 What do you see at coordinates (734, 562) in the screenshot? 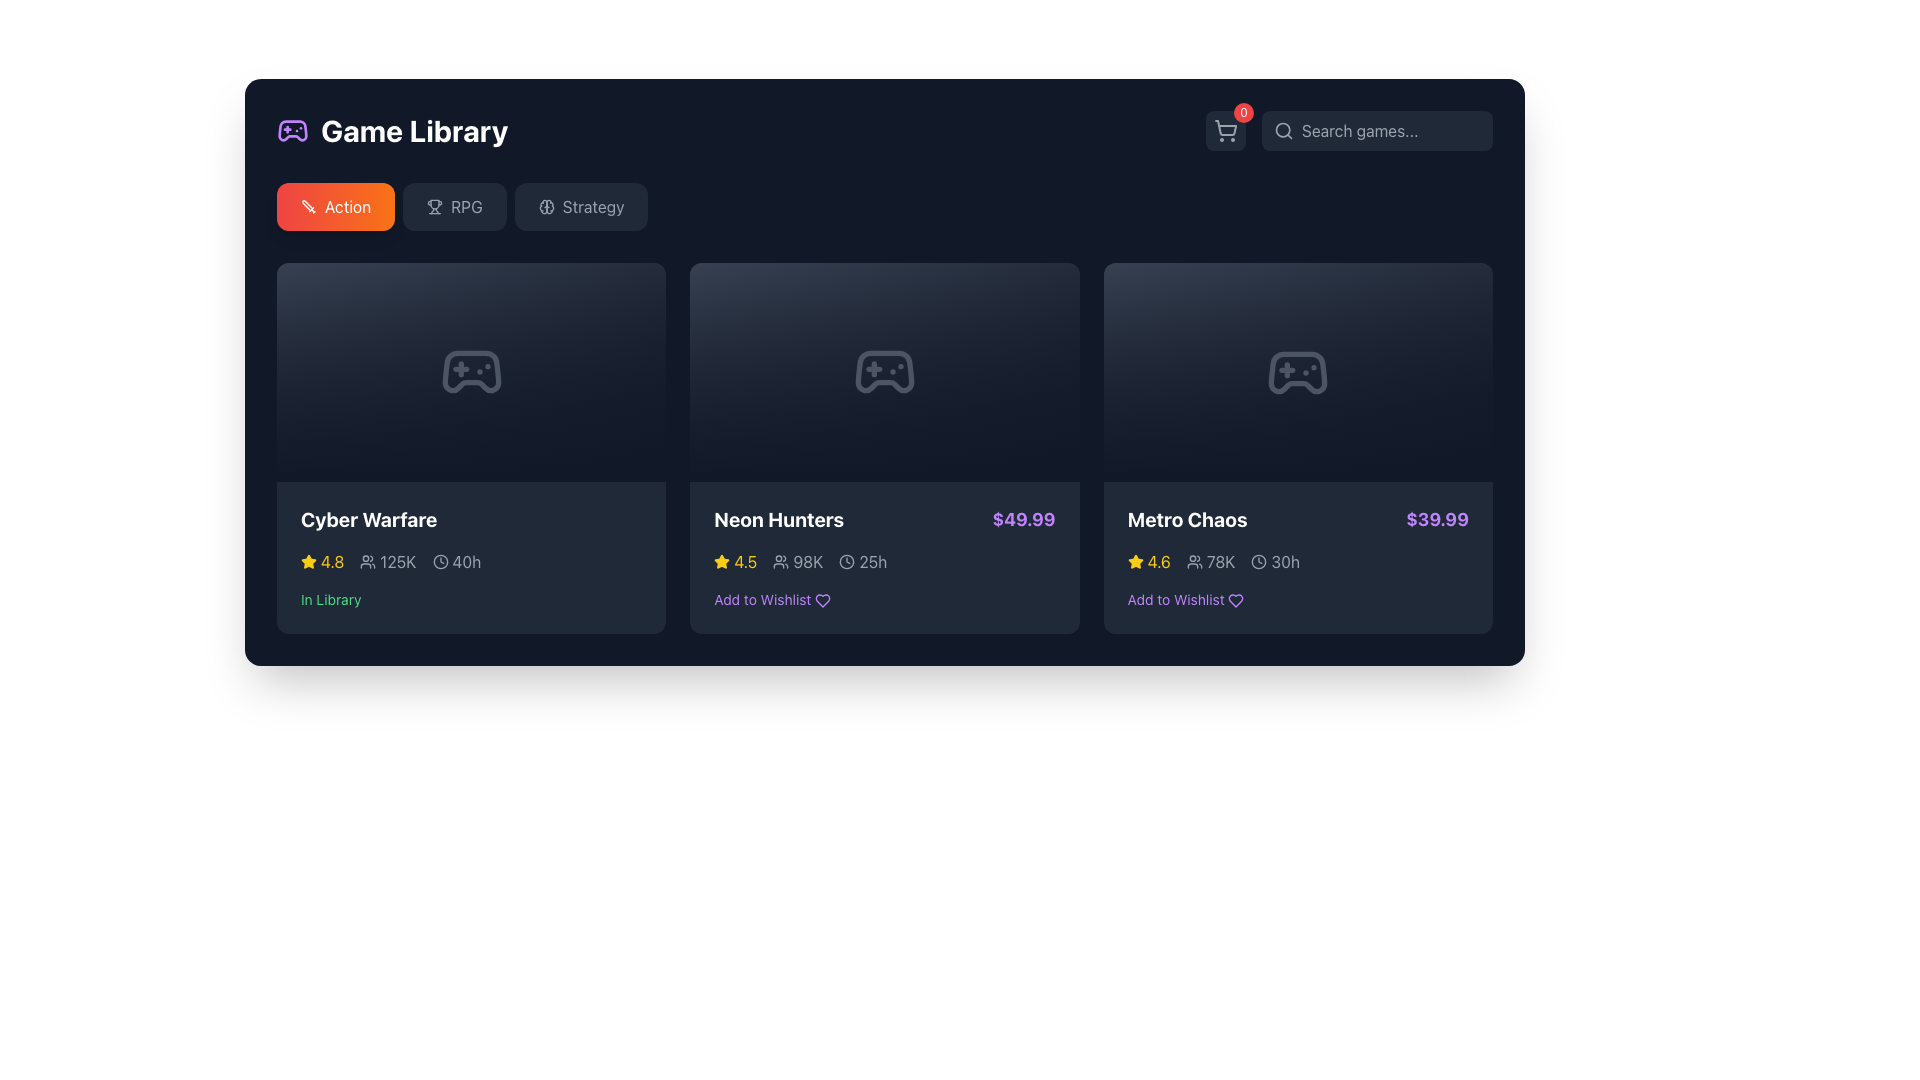
I see `the rating value displayed in the second content card from the left, located at the top of the card's metadata section, specifically on the left side in line with the game's title` at bounding box center [734, 562].